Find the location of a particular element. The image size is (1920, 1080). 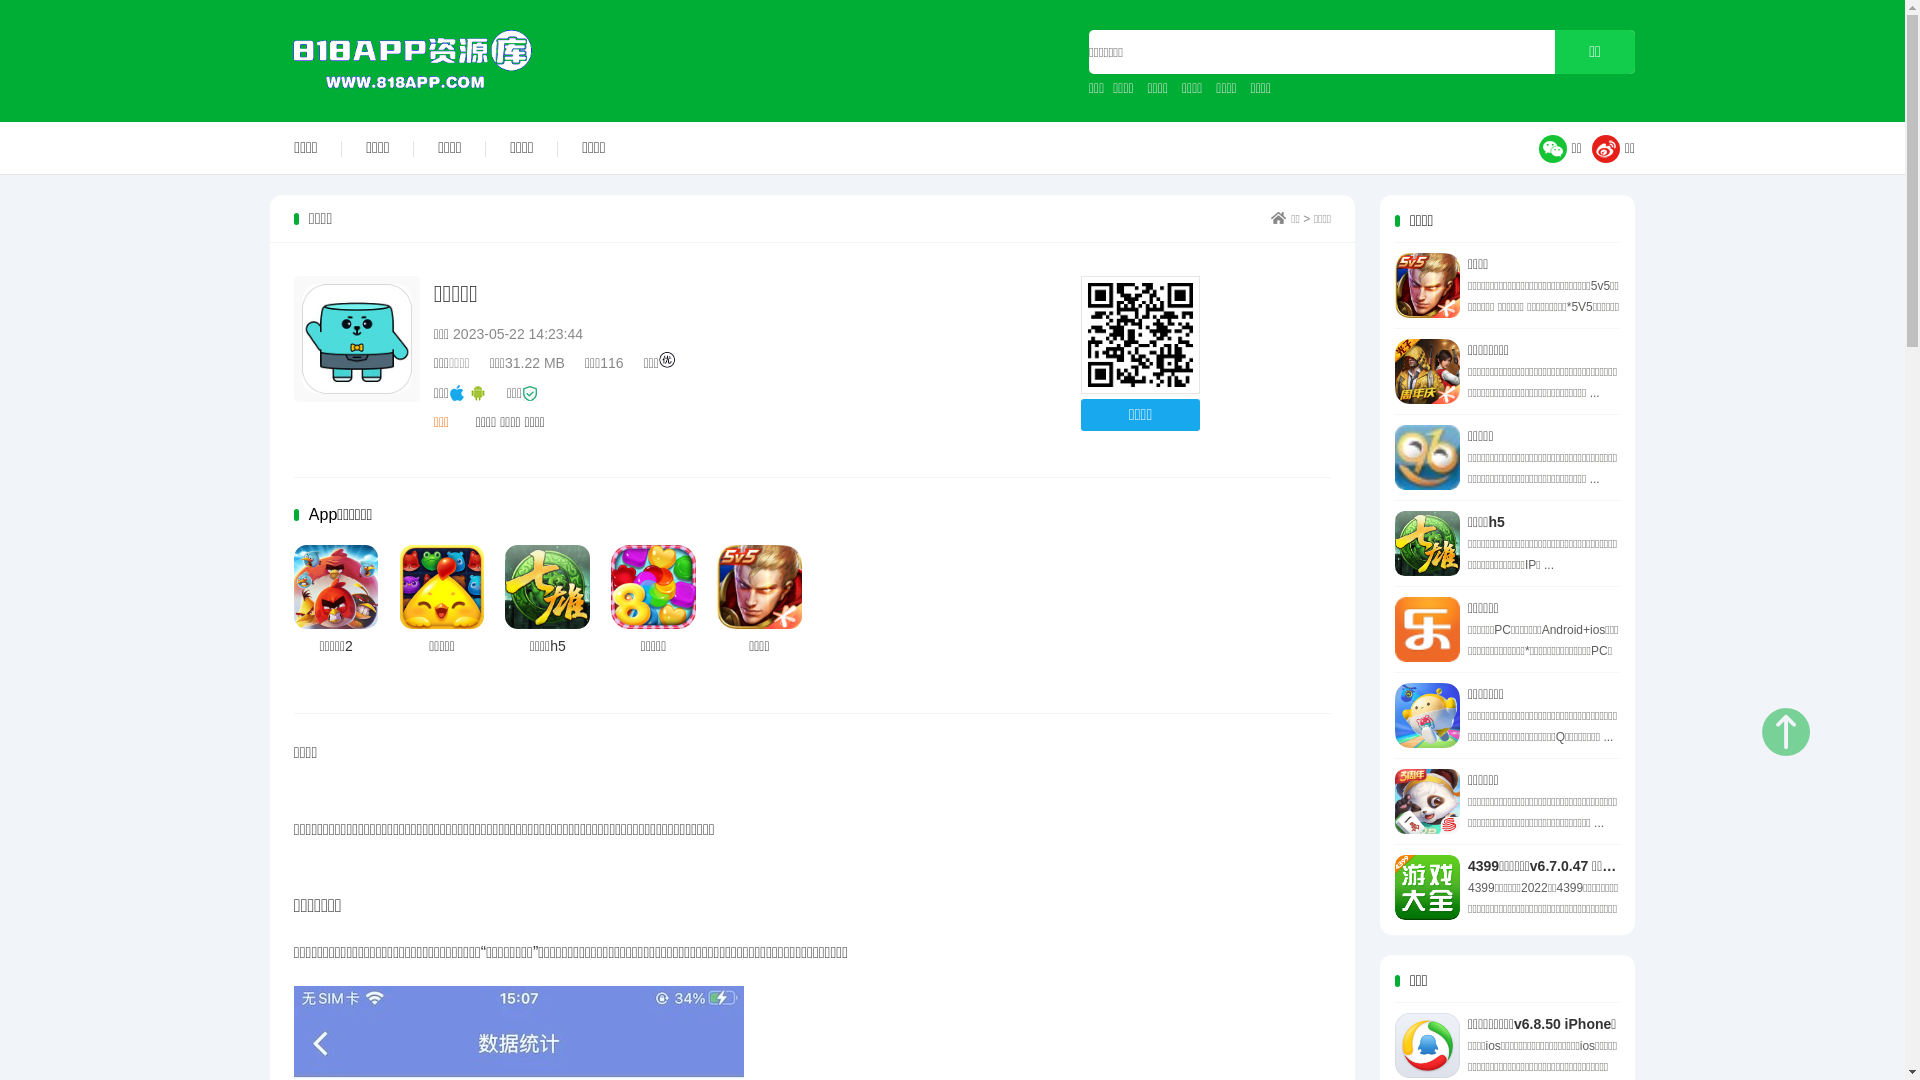

'http://www.818app.com' is located at coordinates (1140, 334).